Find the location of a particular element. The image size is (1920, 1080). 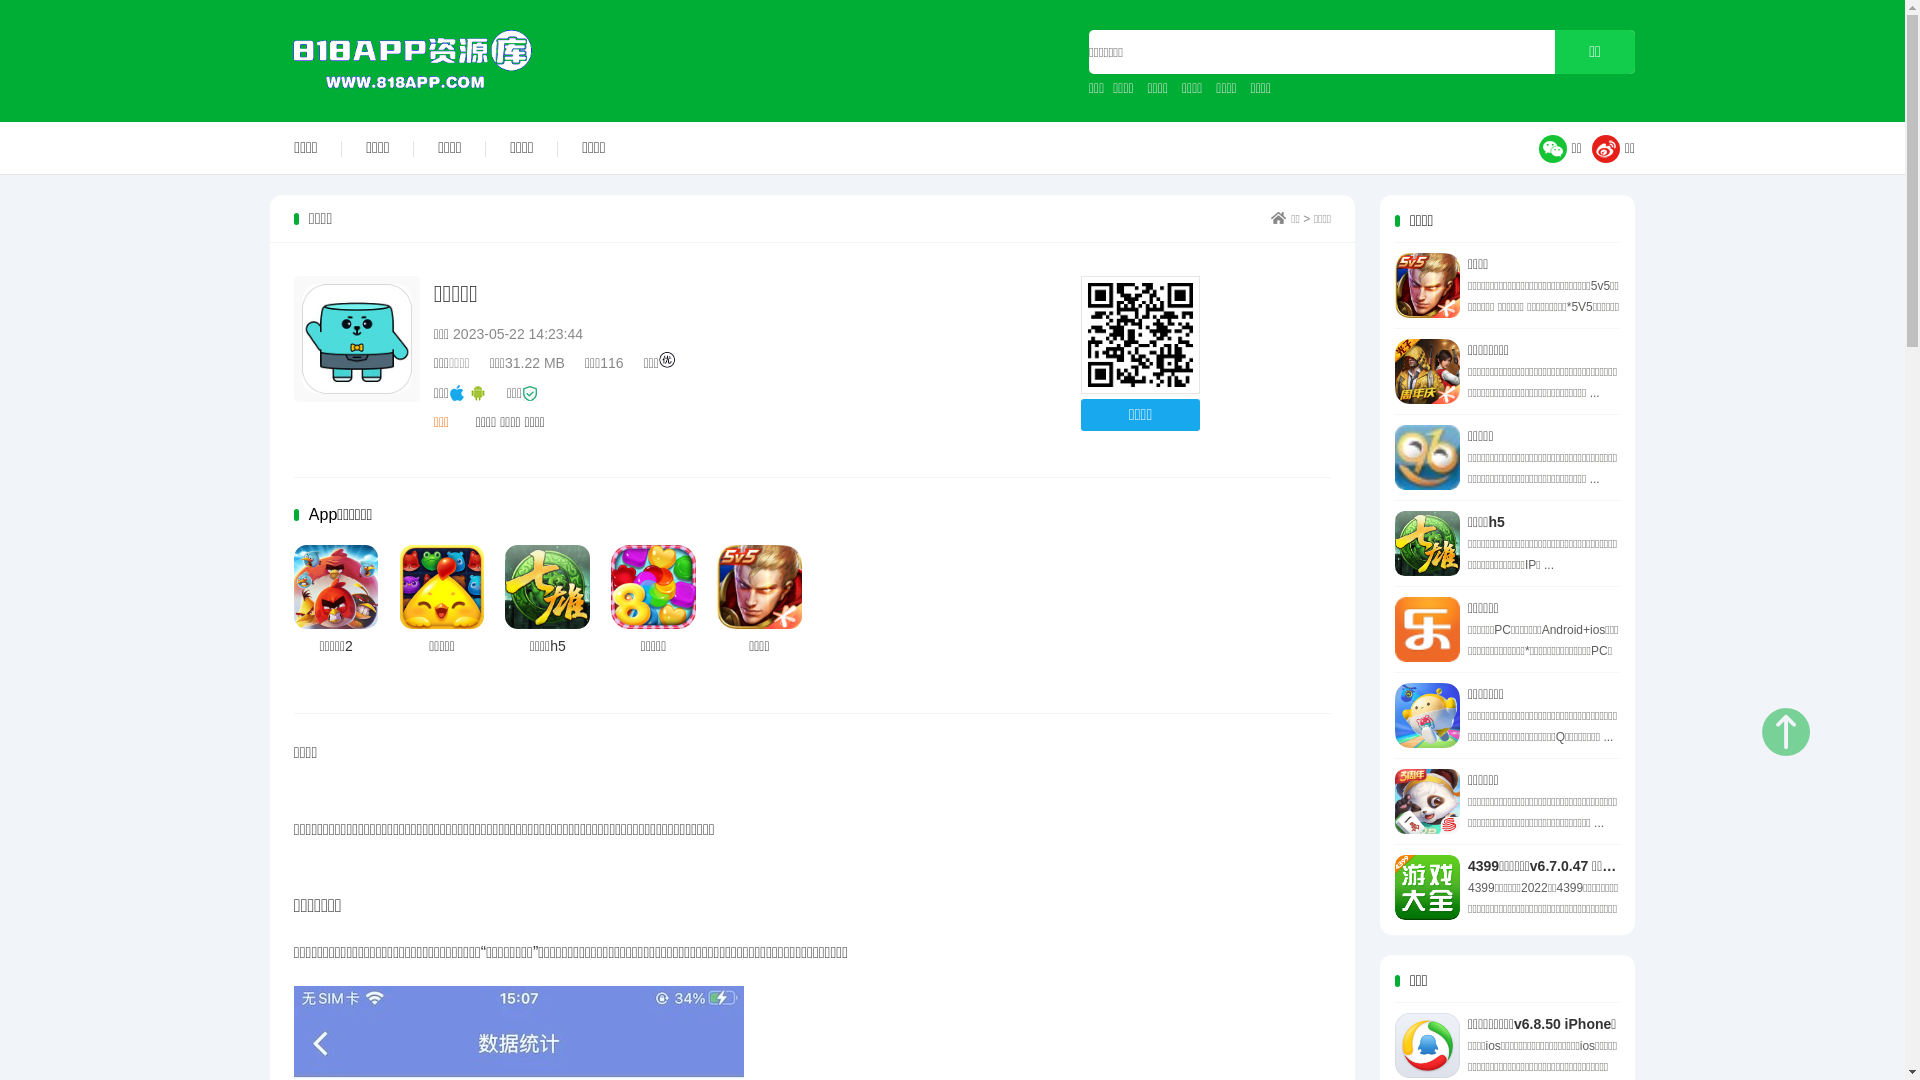

'http://www.818app.com' is located at coordinates (1140, 334).